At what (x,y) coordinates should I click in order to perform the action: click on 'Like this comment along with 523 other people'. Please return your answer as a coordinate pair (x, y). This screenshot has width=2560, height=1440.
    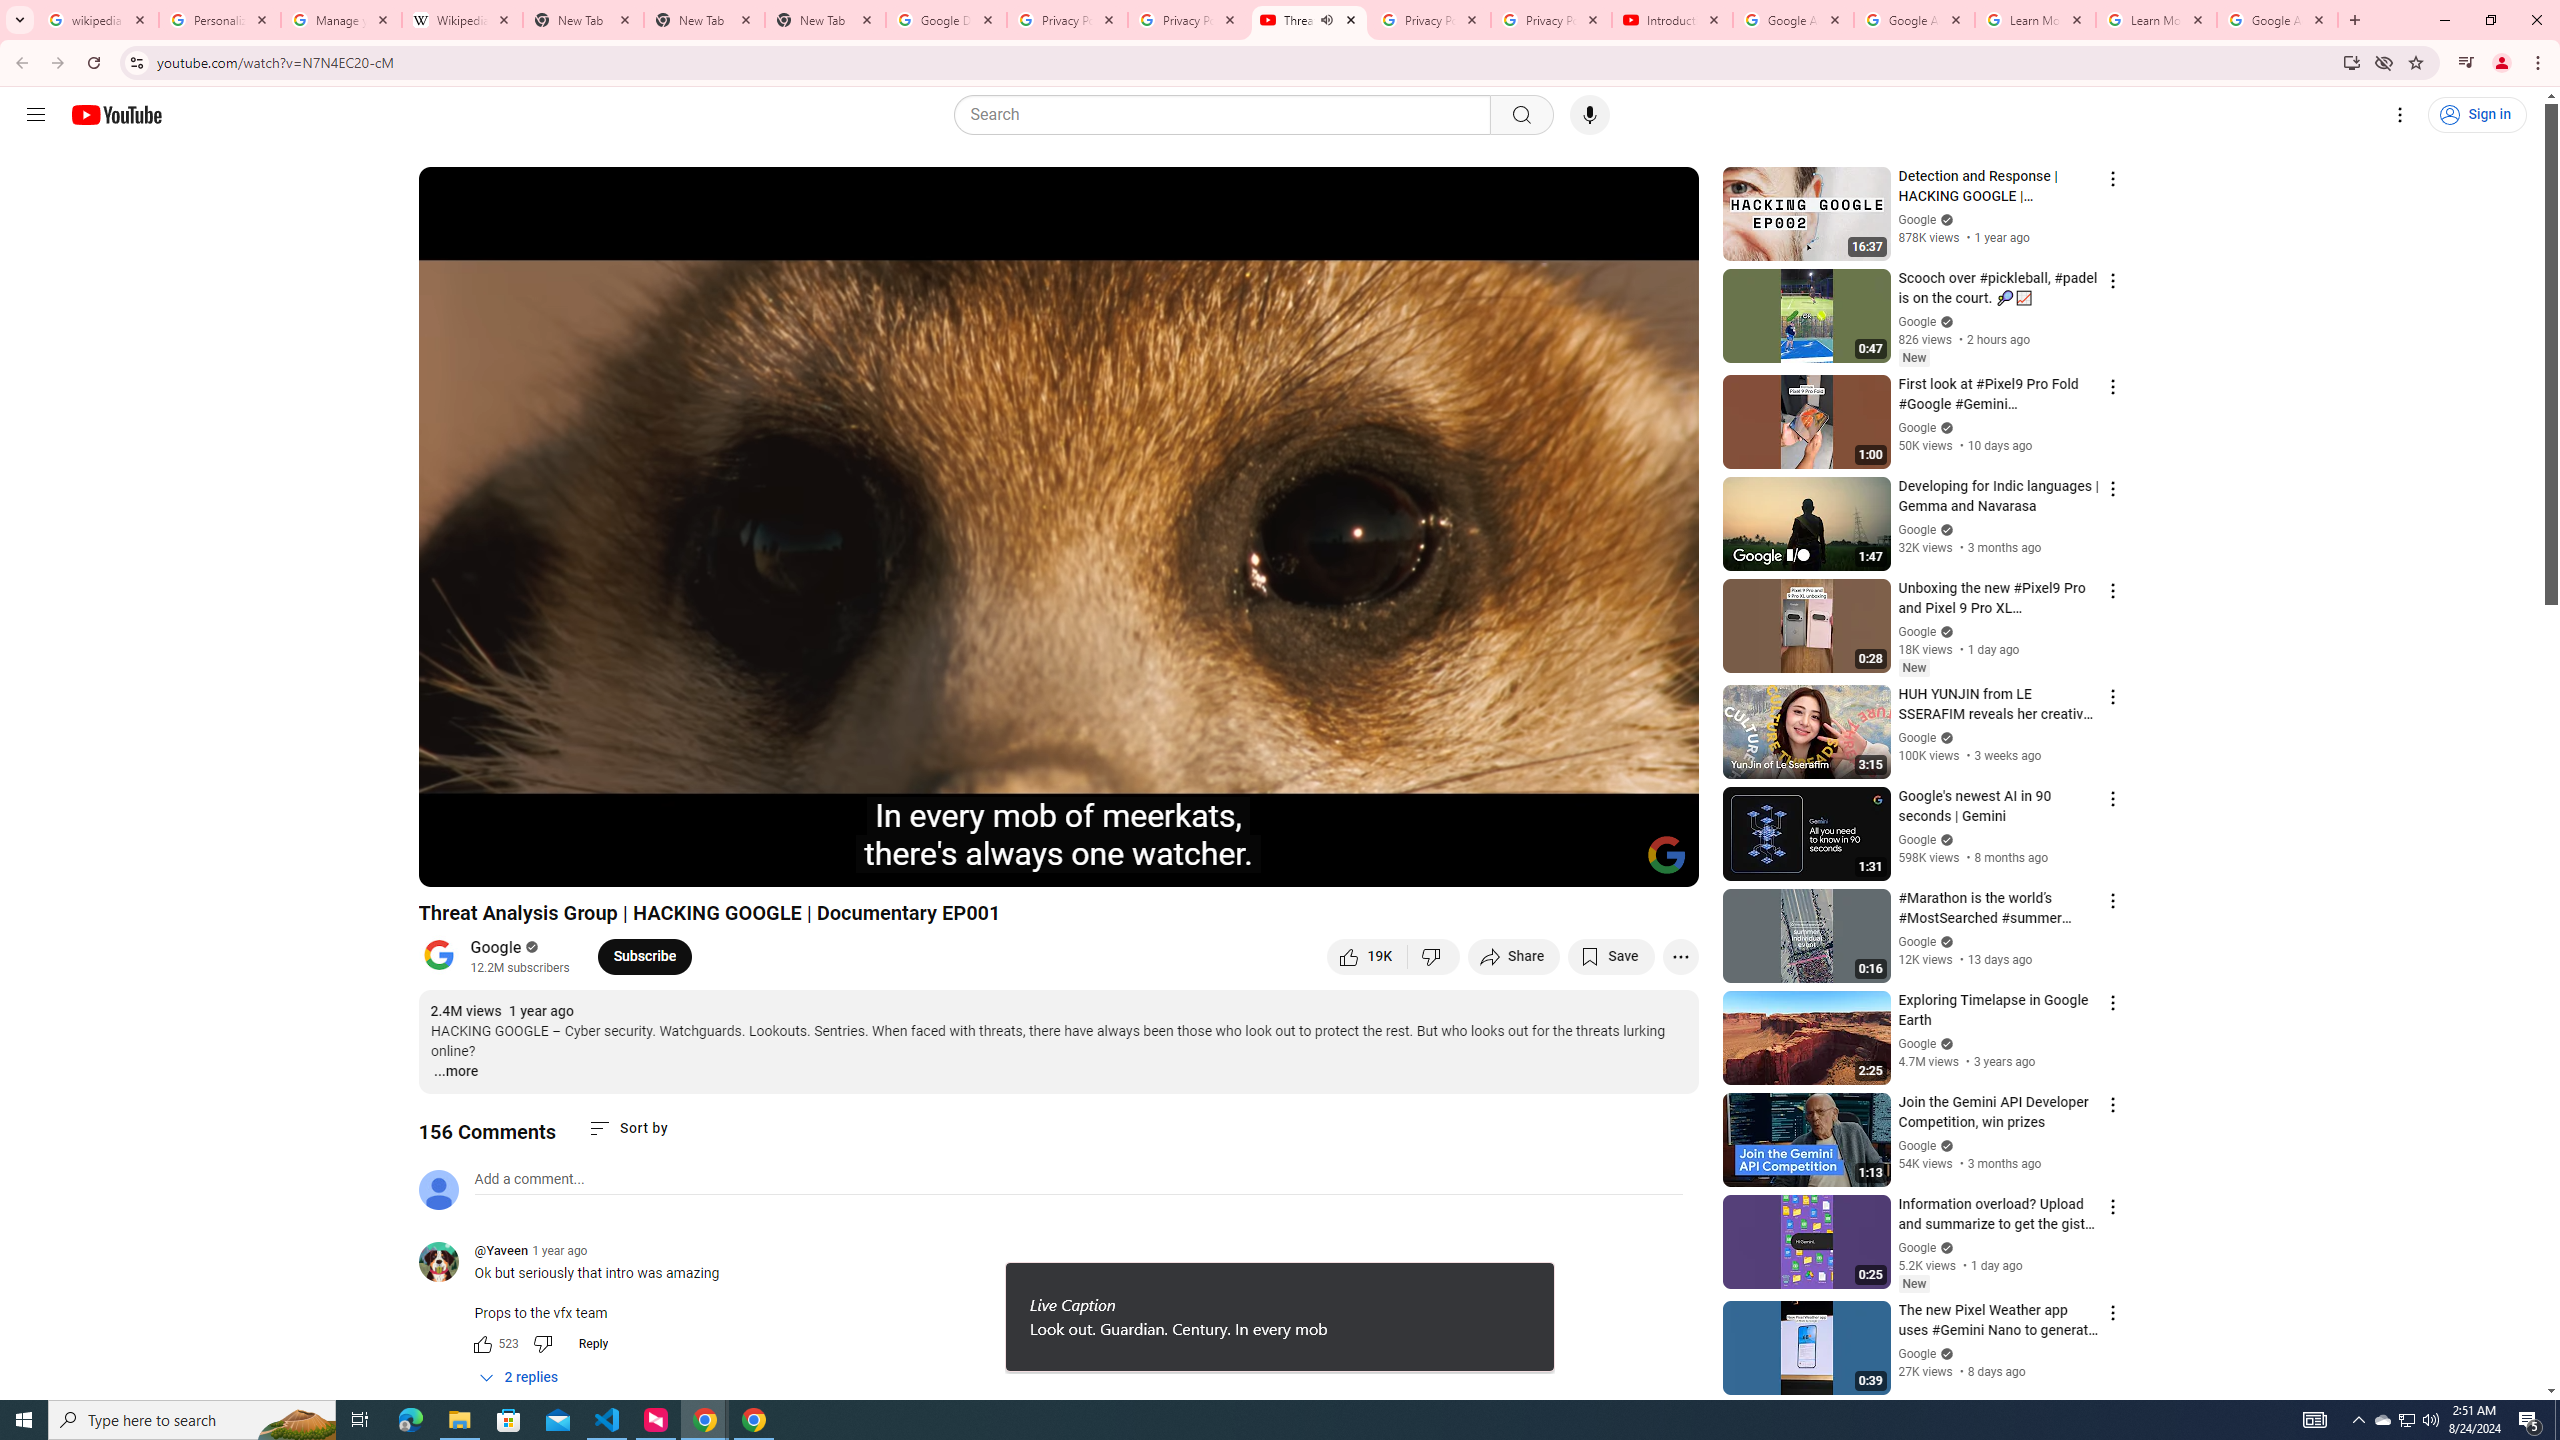
    Looking at the image, I should click on (481, 1343).